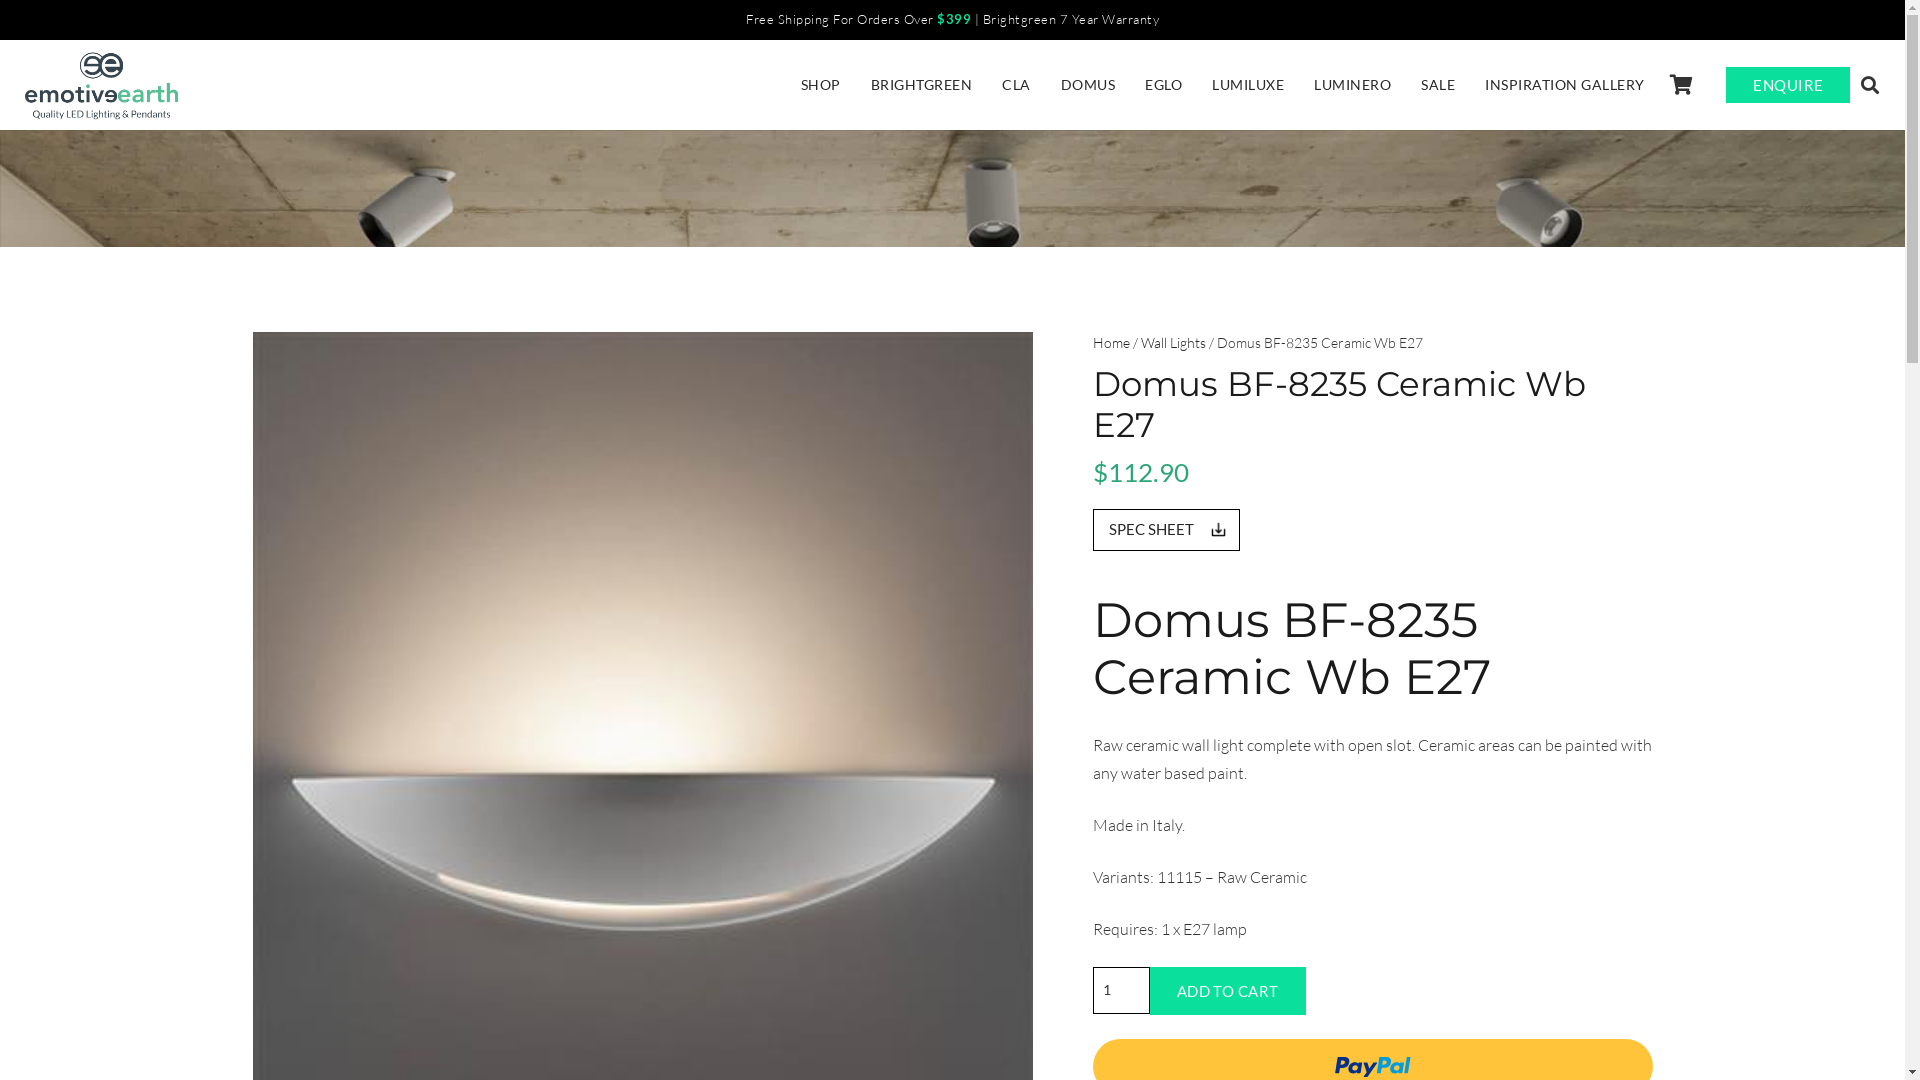 Image resolution: width=1920 pixels, height=1080 pixels. Describe the element at coordinates (1437, 83) in the screenshot. I see `'SALE'` at that location.